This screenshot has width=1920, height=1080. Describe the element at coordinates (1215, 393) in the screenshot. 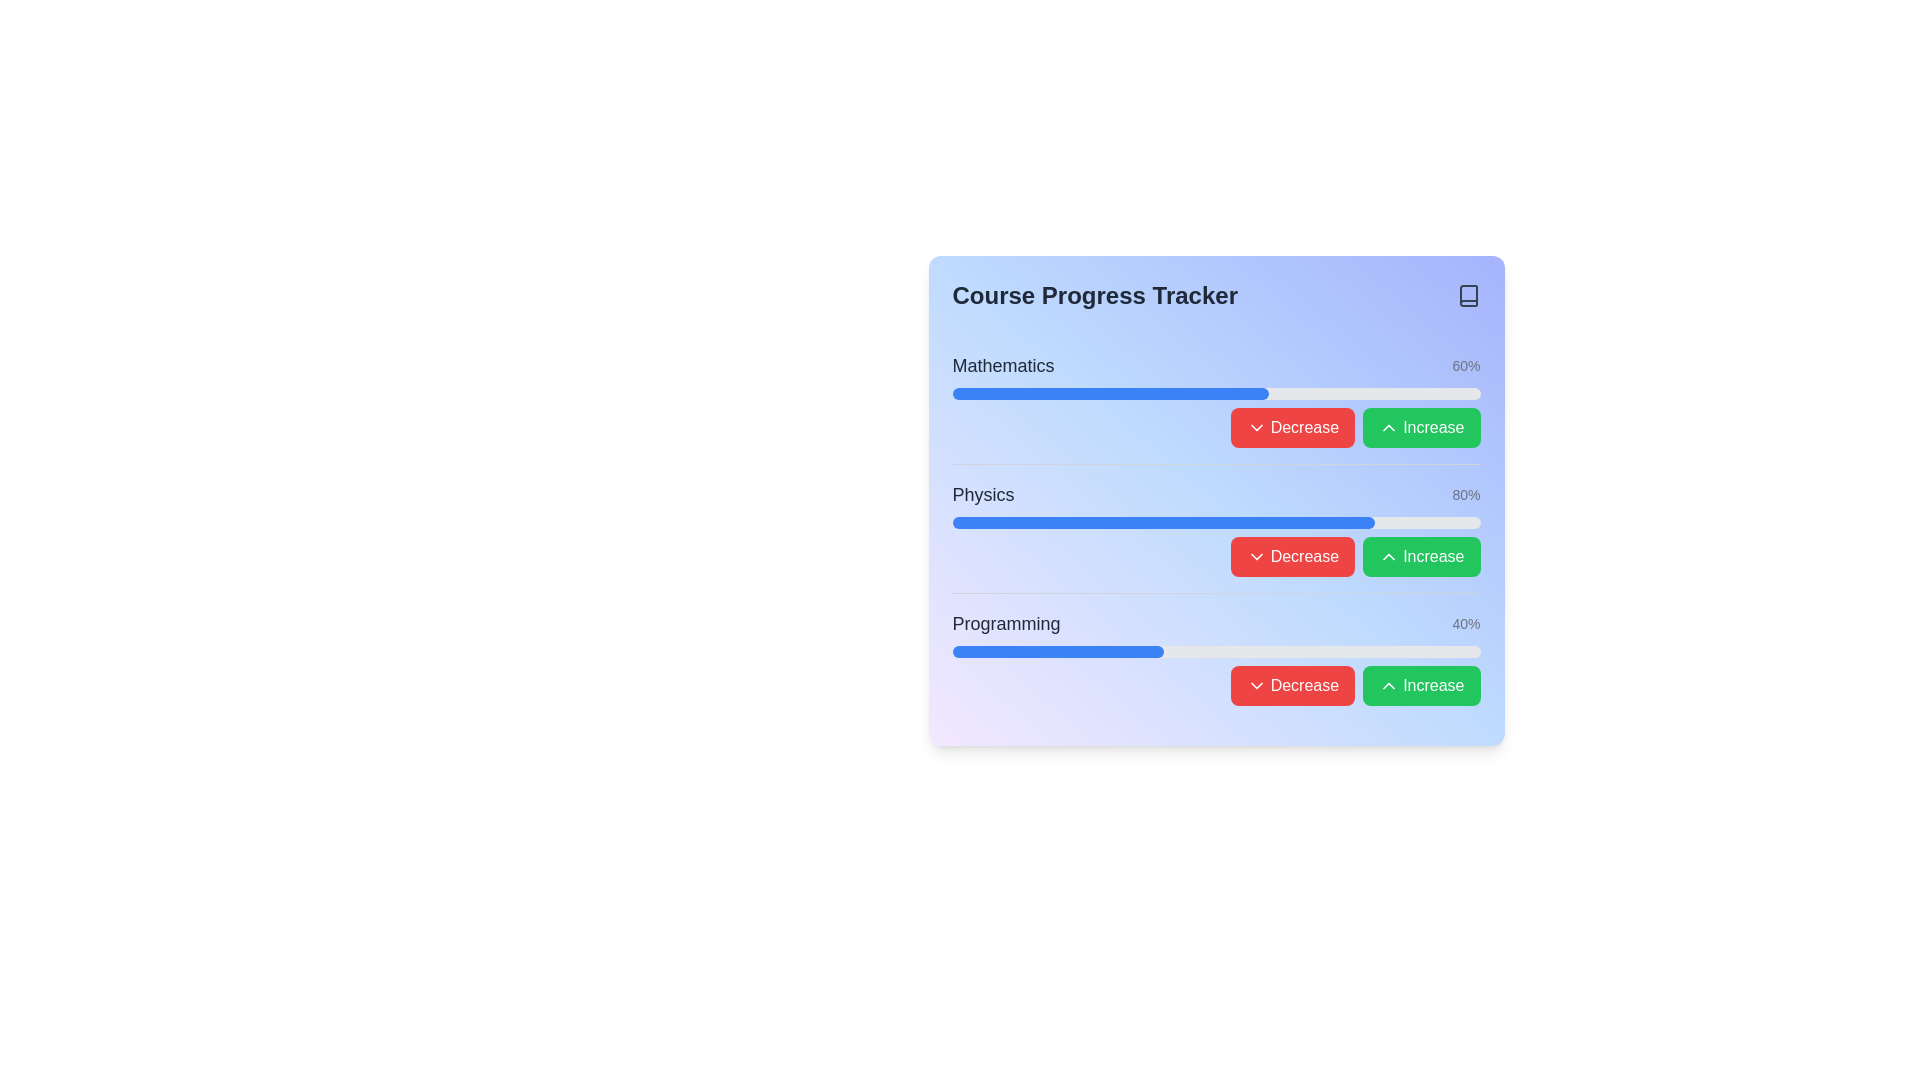

I see `the first progress bar that visually represents the completion level of the 'Mathematics' task, which is currently at 60%` at that location.